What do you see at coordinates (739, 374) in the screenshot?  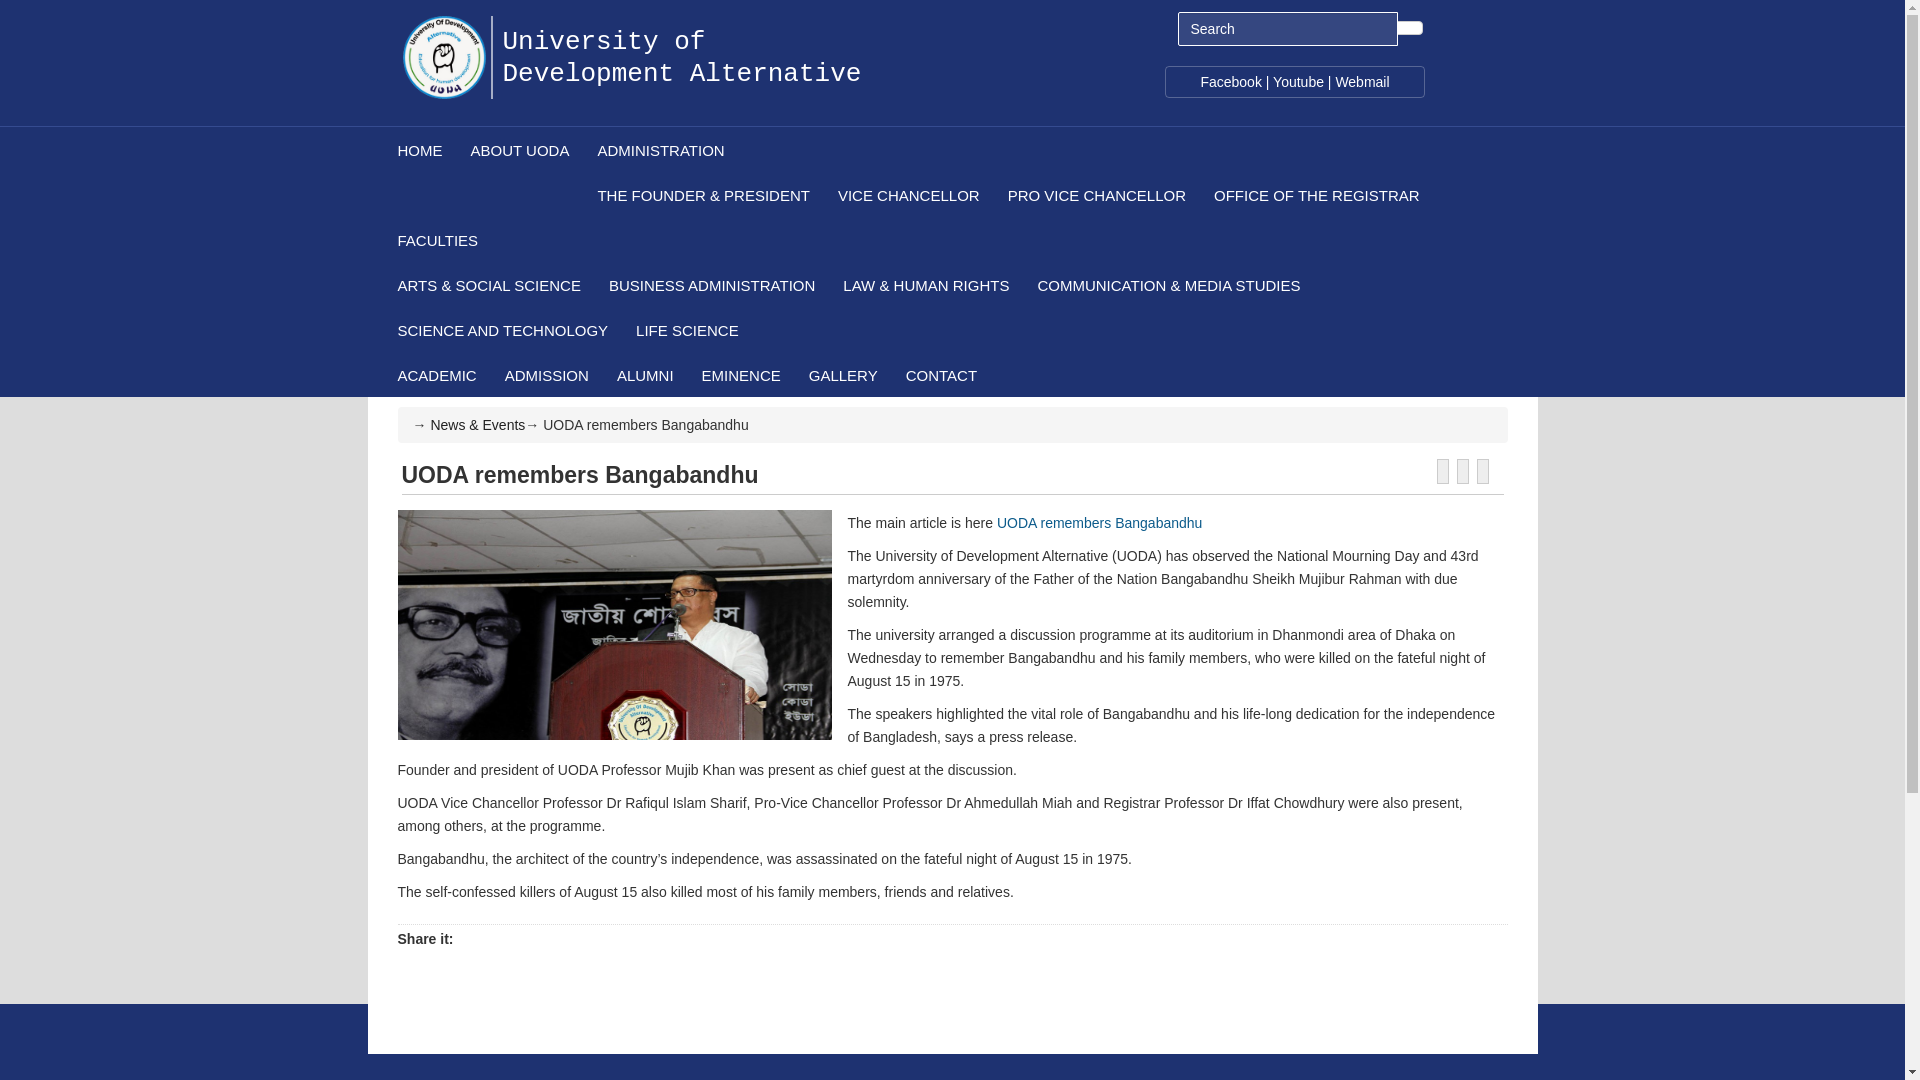 I see `'EMINENCE'` at bounding box center [739, 374].